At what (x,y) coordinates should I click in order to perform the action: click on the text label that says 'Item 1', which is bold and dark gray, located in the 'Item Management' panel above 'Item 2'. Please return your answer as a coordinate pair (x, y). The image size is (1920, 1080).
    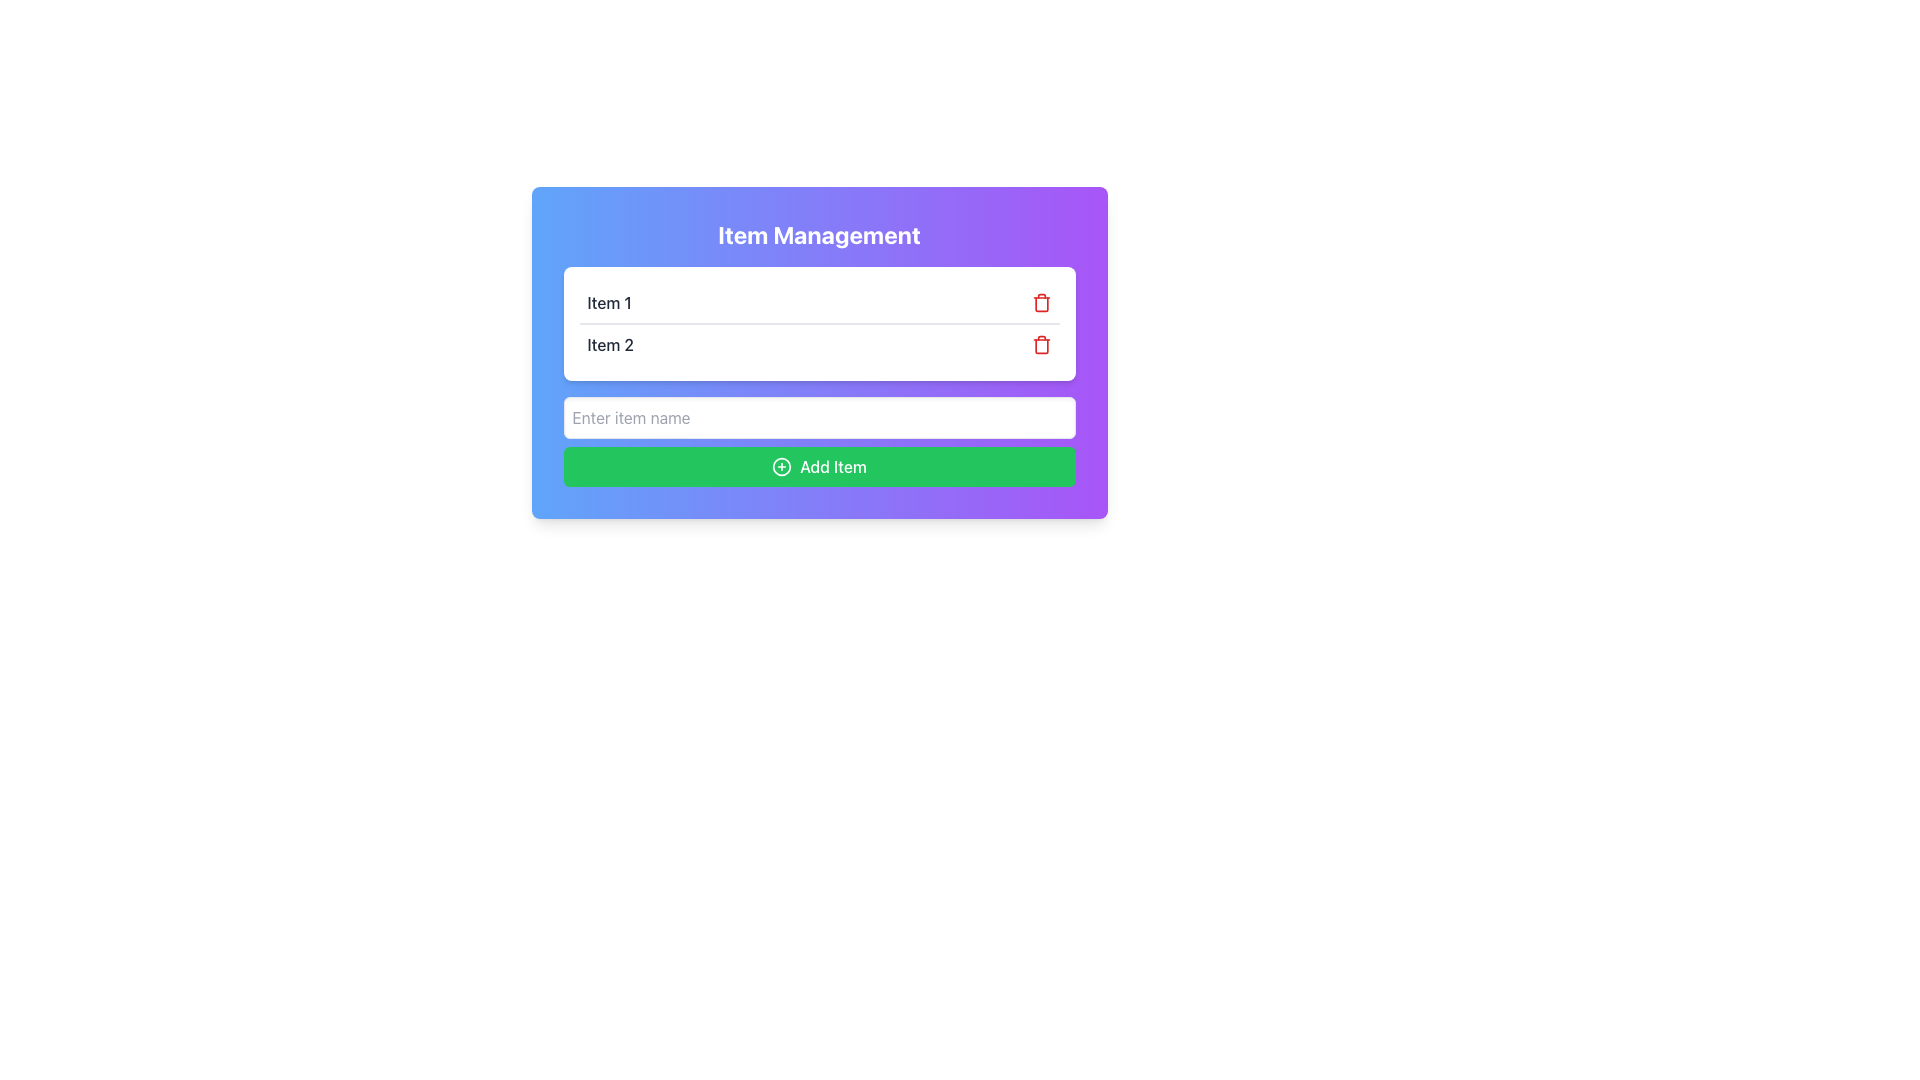
    Looking at the image, I should click on (608, 303).